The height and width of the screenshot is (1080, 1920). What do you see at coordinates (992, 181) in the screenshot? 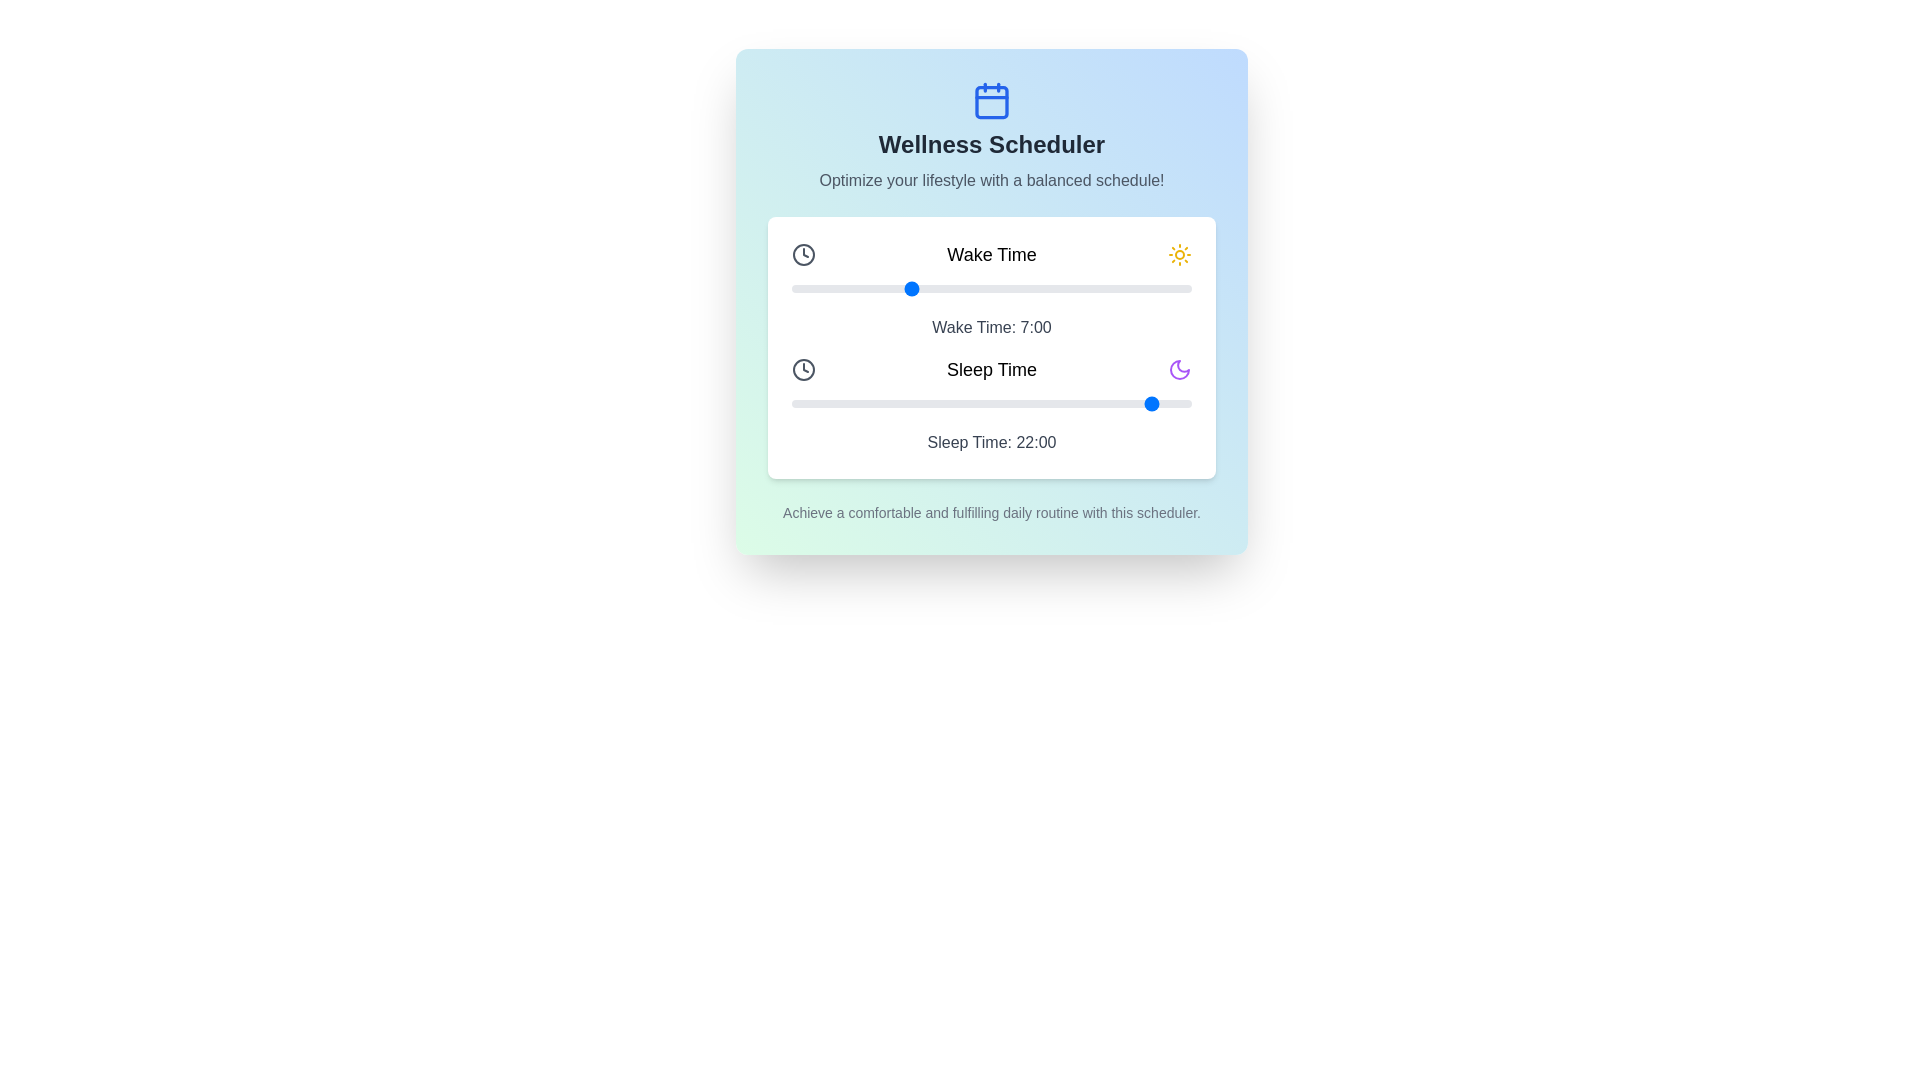
I see `the text element displaying 'Optimize your lifestyle with a balanced schedule!' which is styled in gray and located underneath the 'Wellness Scheduler' heading` at bounding box center [992, 181].